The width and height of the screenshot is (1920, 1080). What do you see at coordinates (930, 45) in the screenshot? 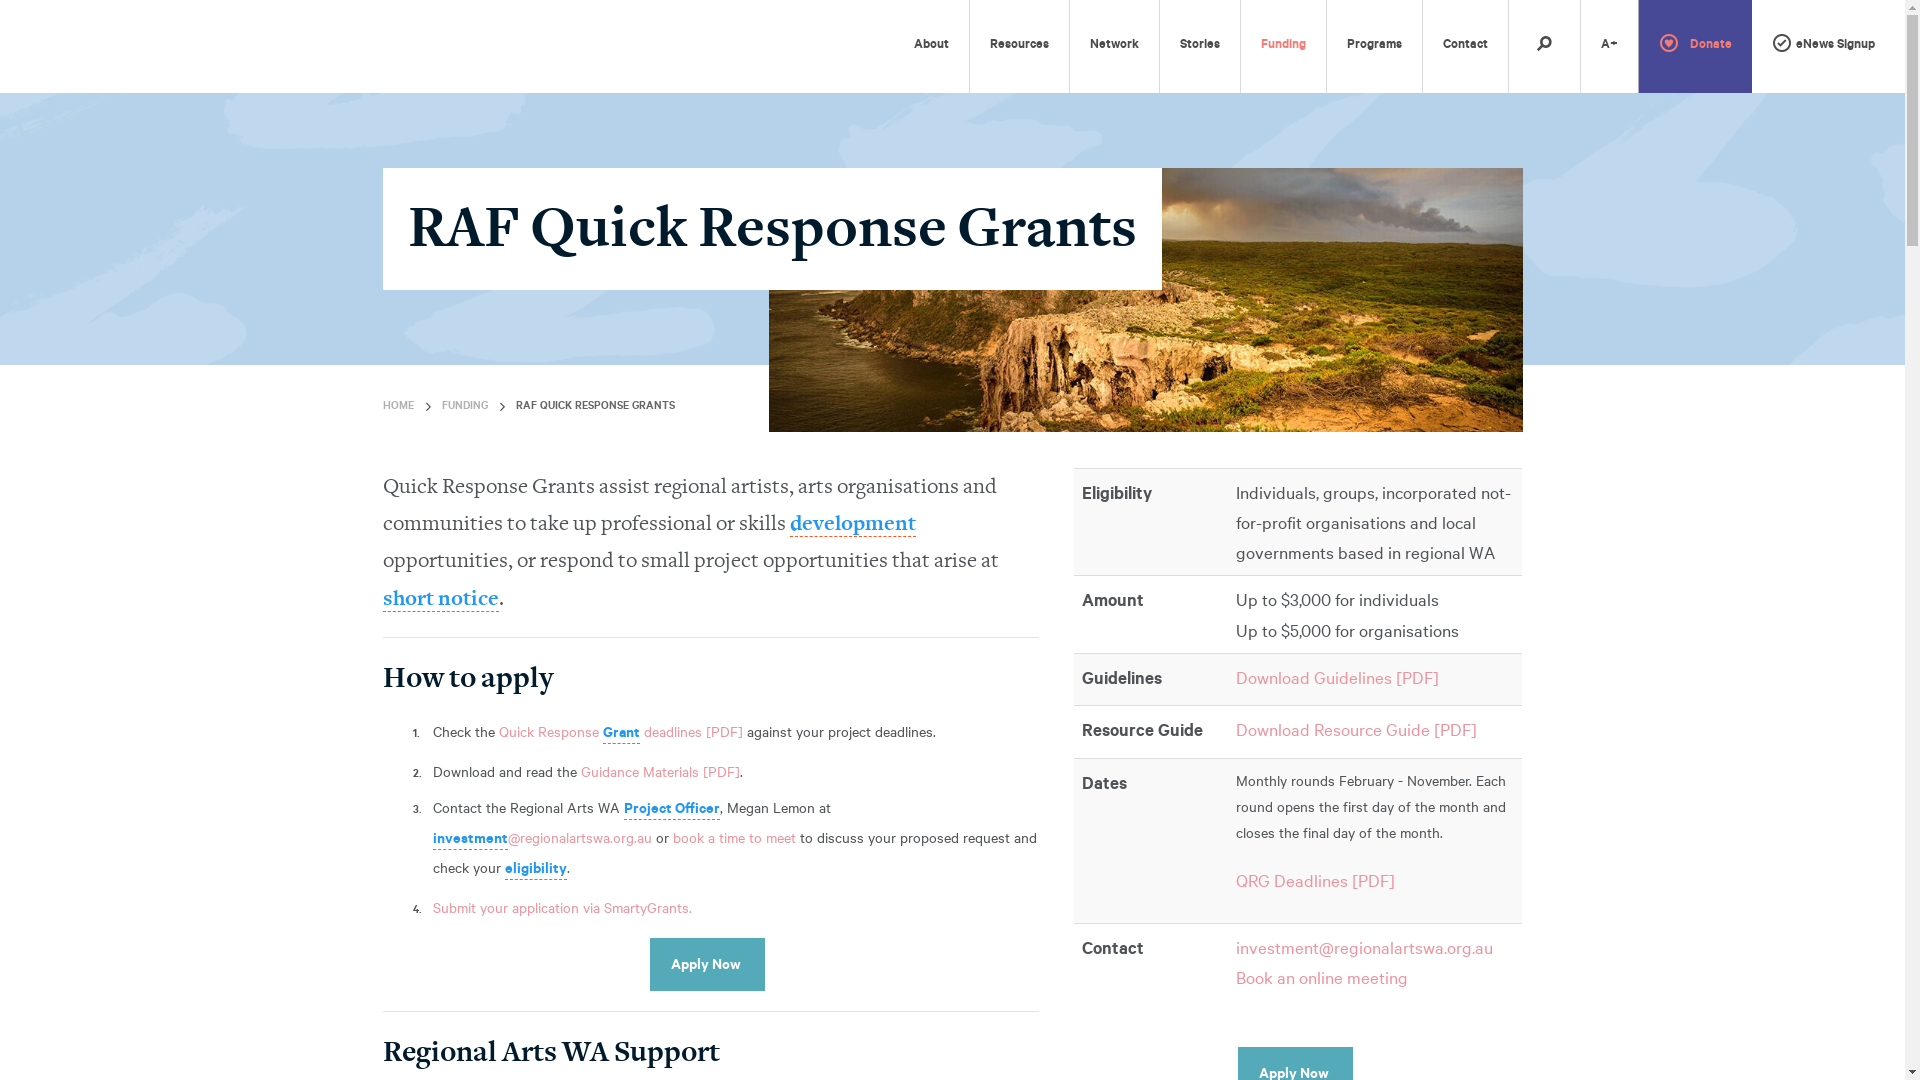
I see `'About'` at bounding box center [930, 45].